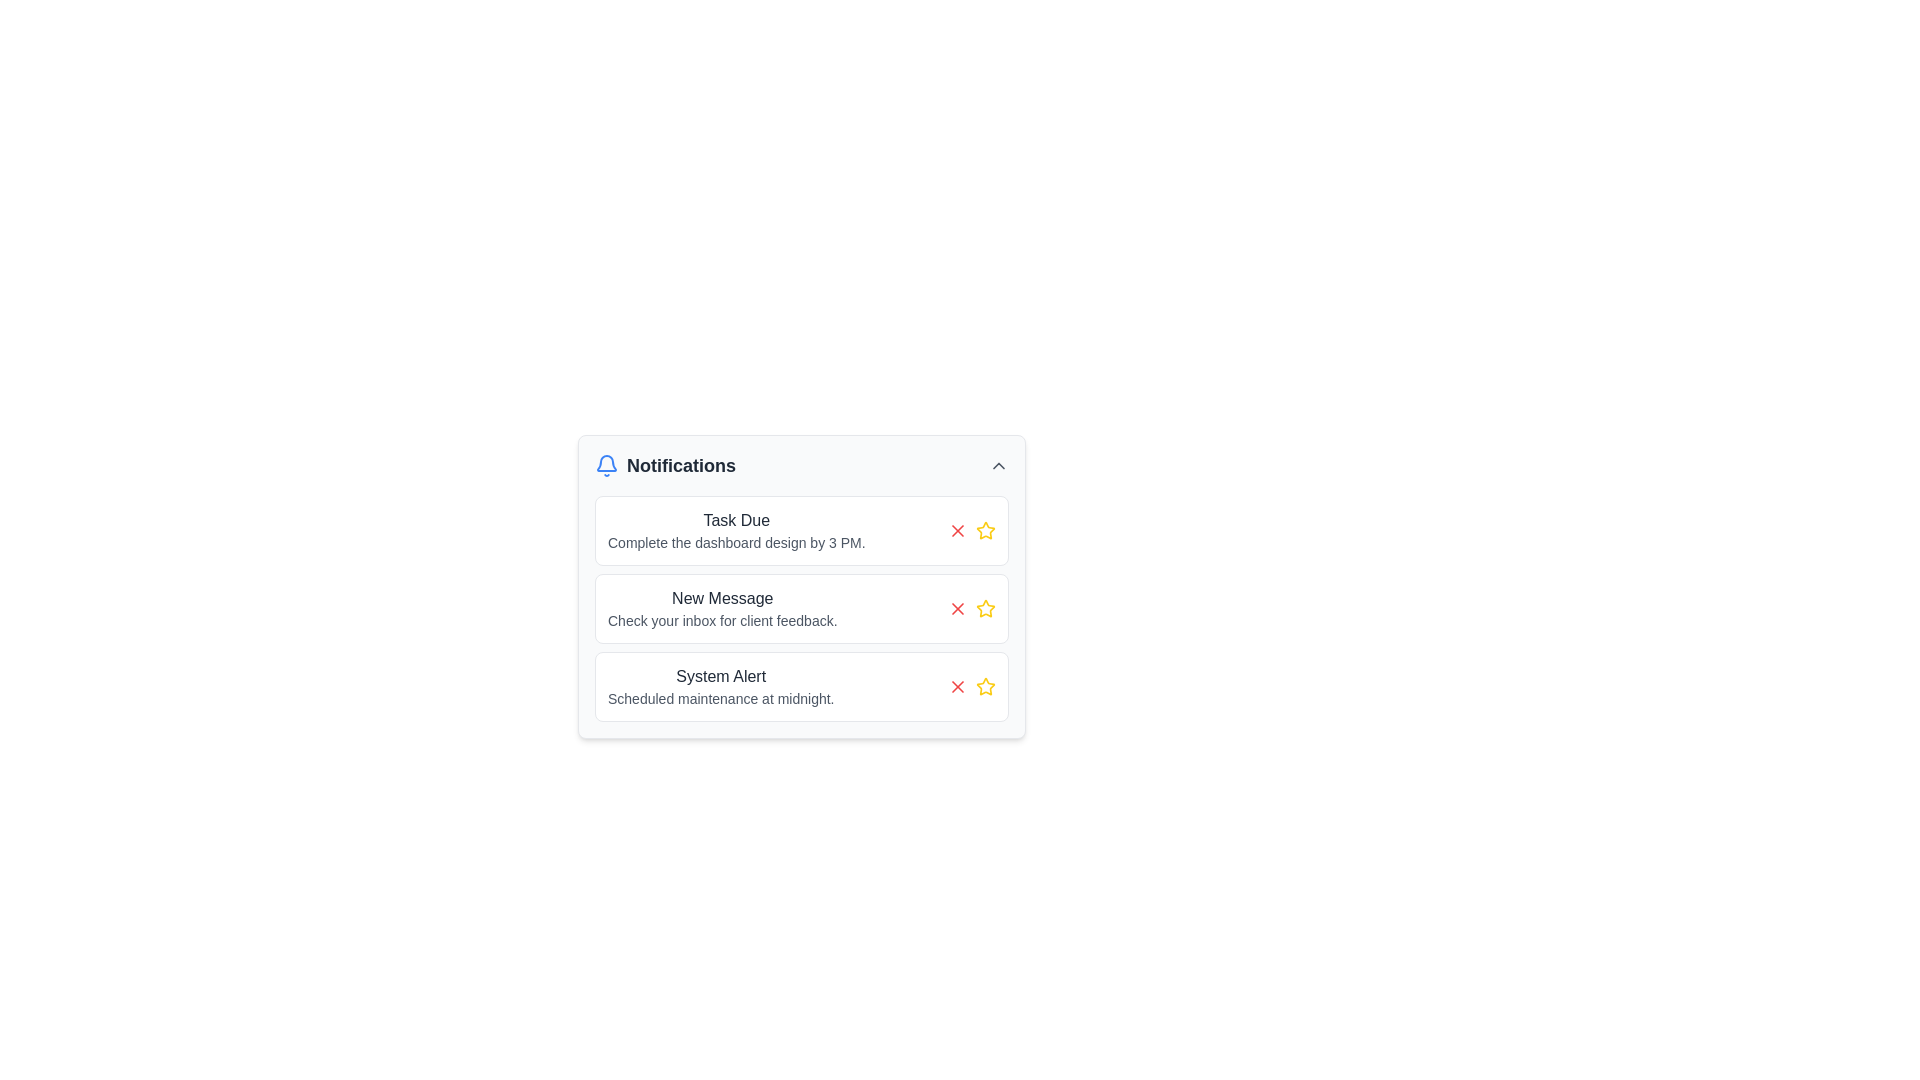 Image resolution: width=1920 pixels, height=1080 pixels. What do you see at coordinates (971, 530) in the screenshot?
I see `the bookmarking icon located at the far right end of the 'Task Due' notification card` at bounding box center [971, 530].